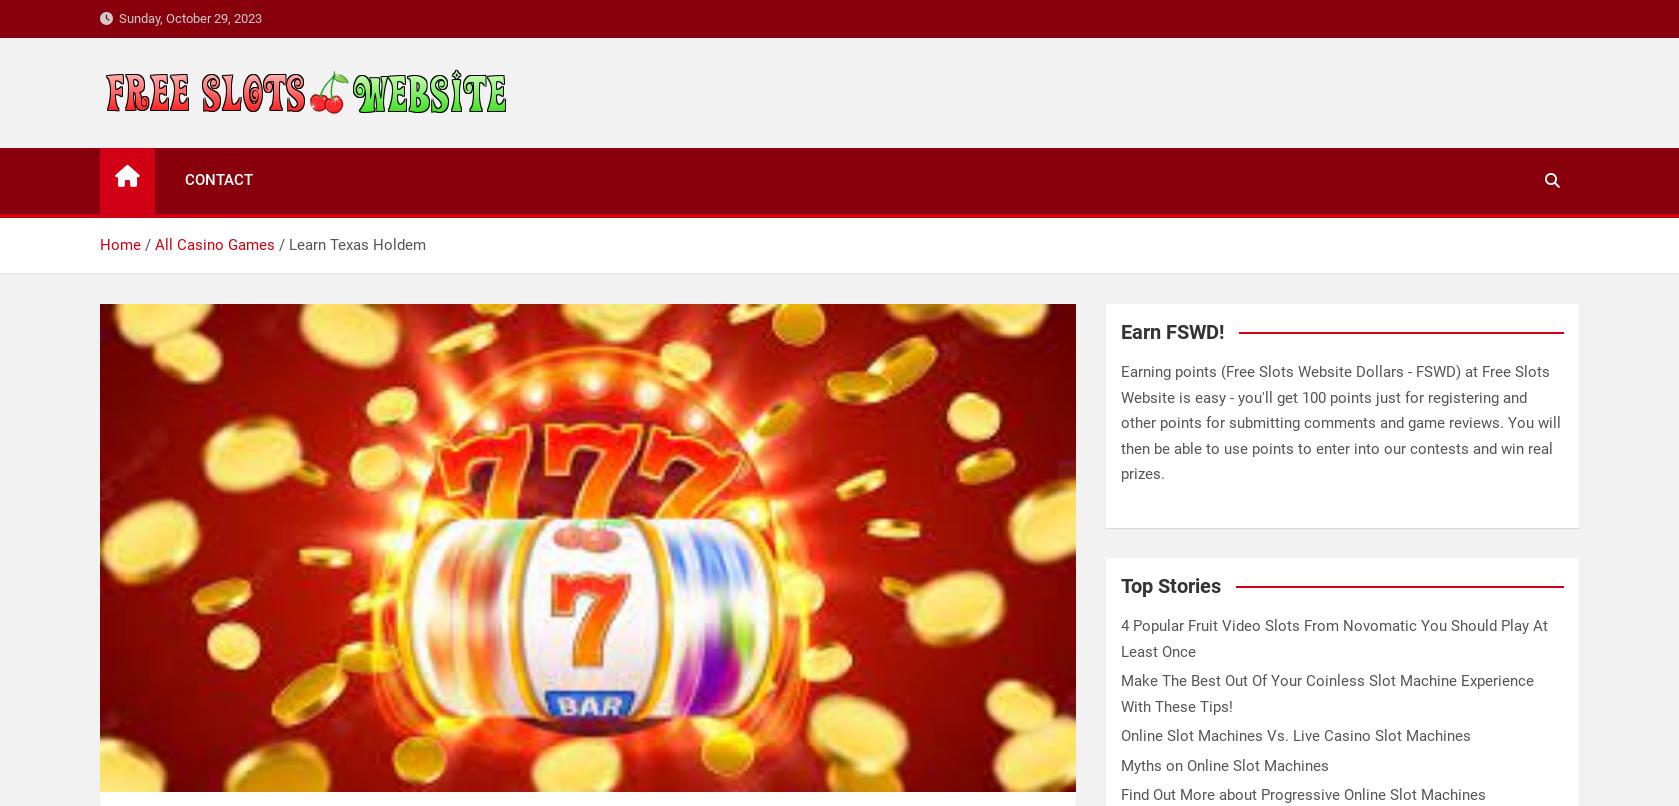 Image resolution: width=1679 pixels, height=806 pixels. I want to click on 'Top Stories', so click(1169, 585).